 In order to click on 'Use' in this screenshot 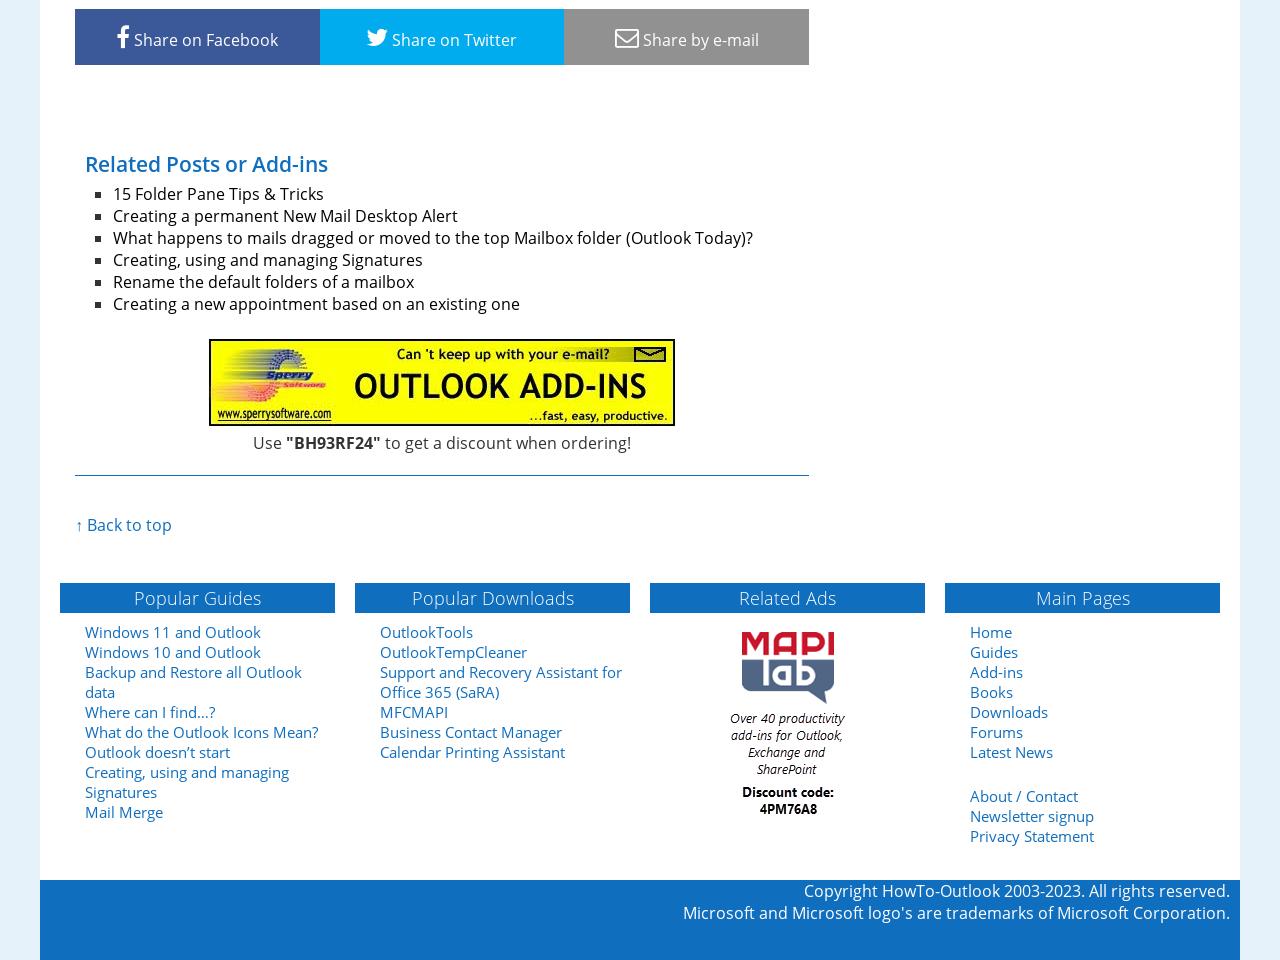, I will do `click(268, 443)`.